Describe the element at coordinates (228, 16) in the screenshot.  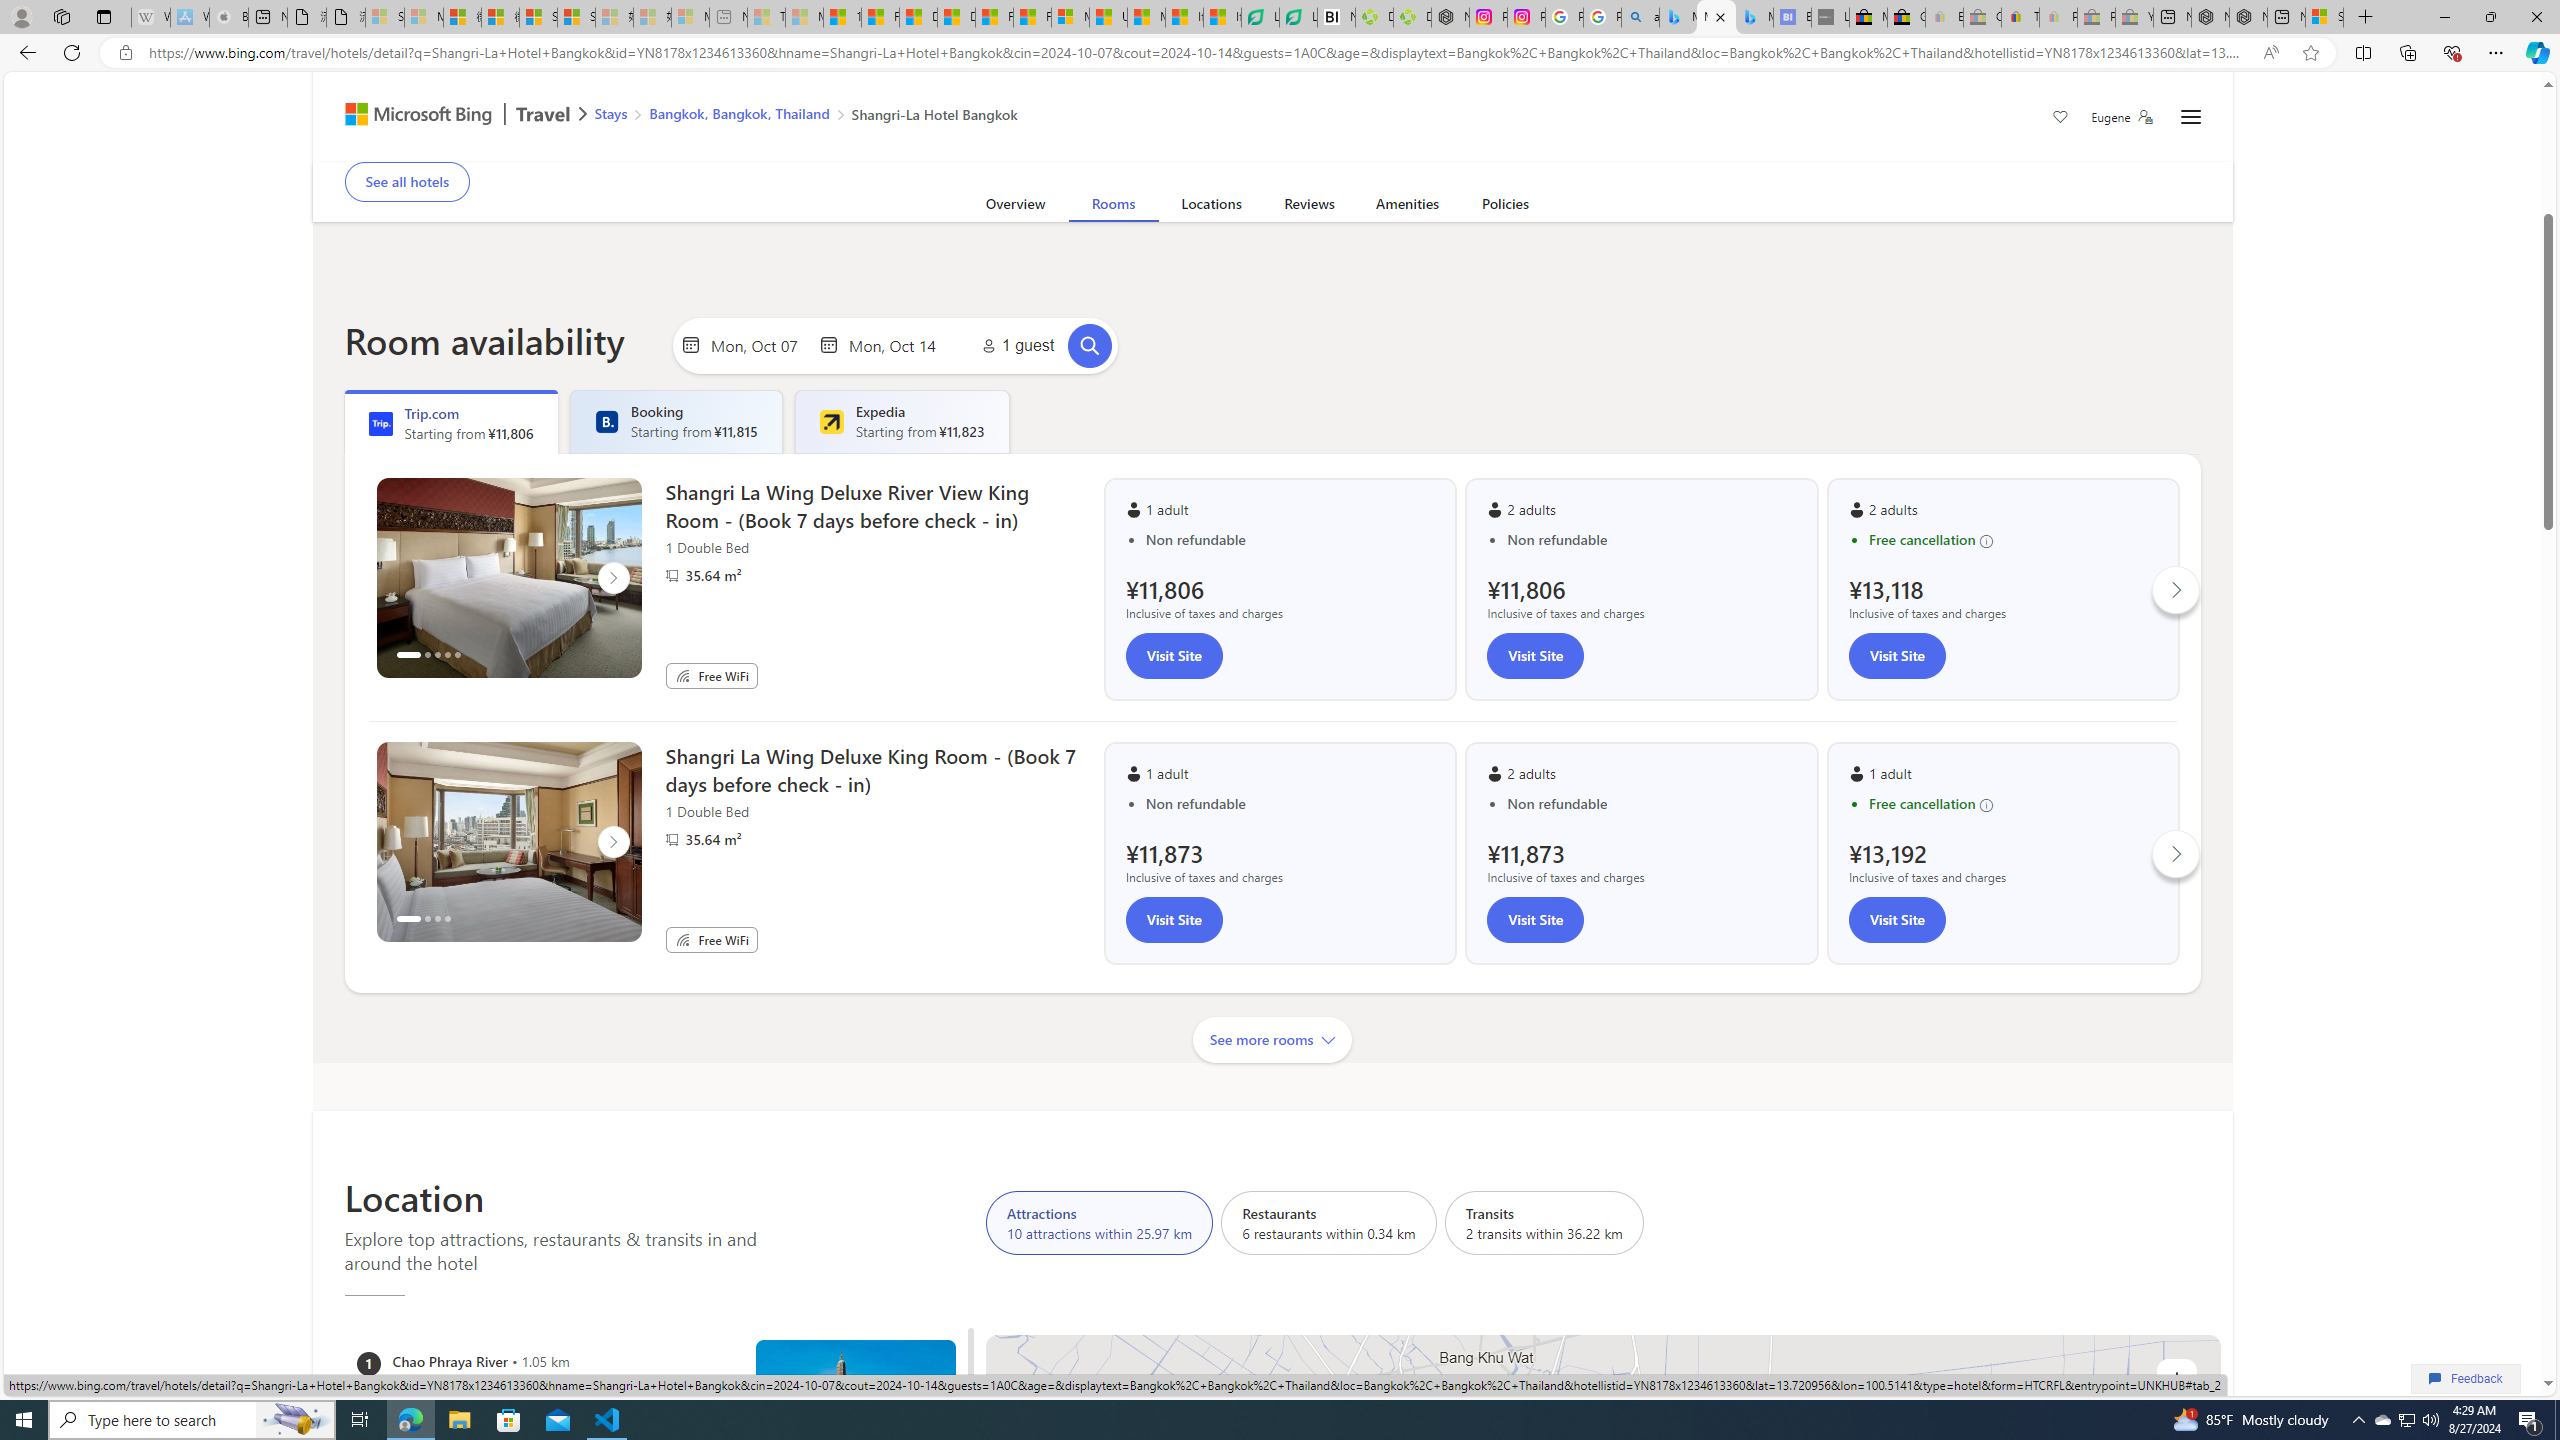
I see `'Buy iPad - Apple - Sleeping'` at that location.